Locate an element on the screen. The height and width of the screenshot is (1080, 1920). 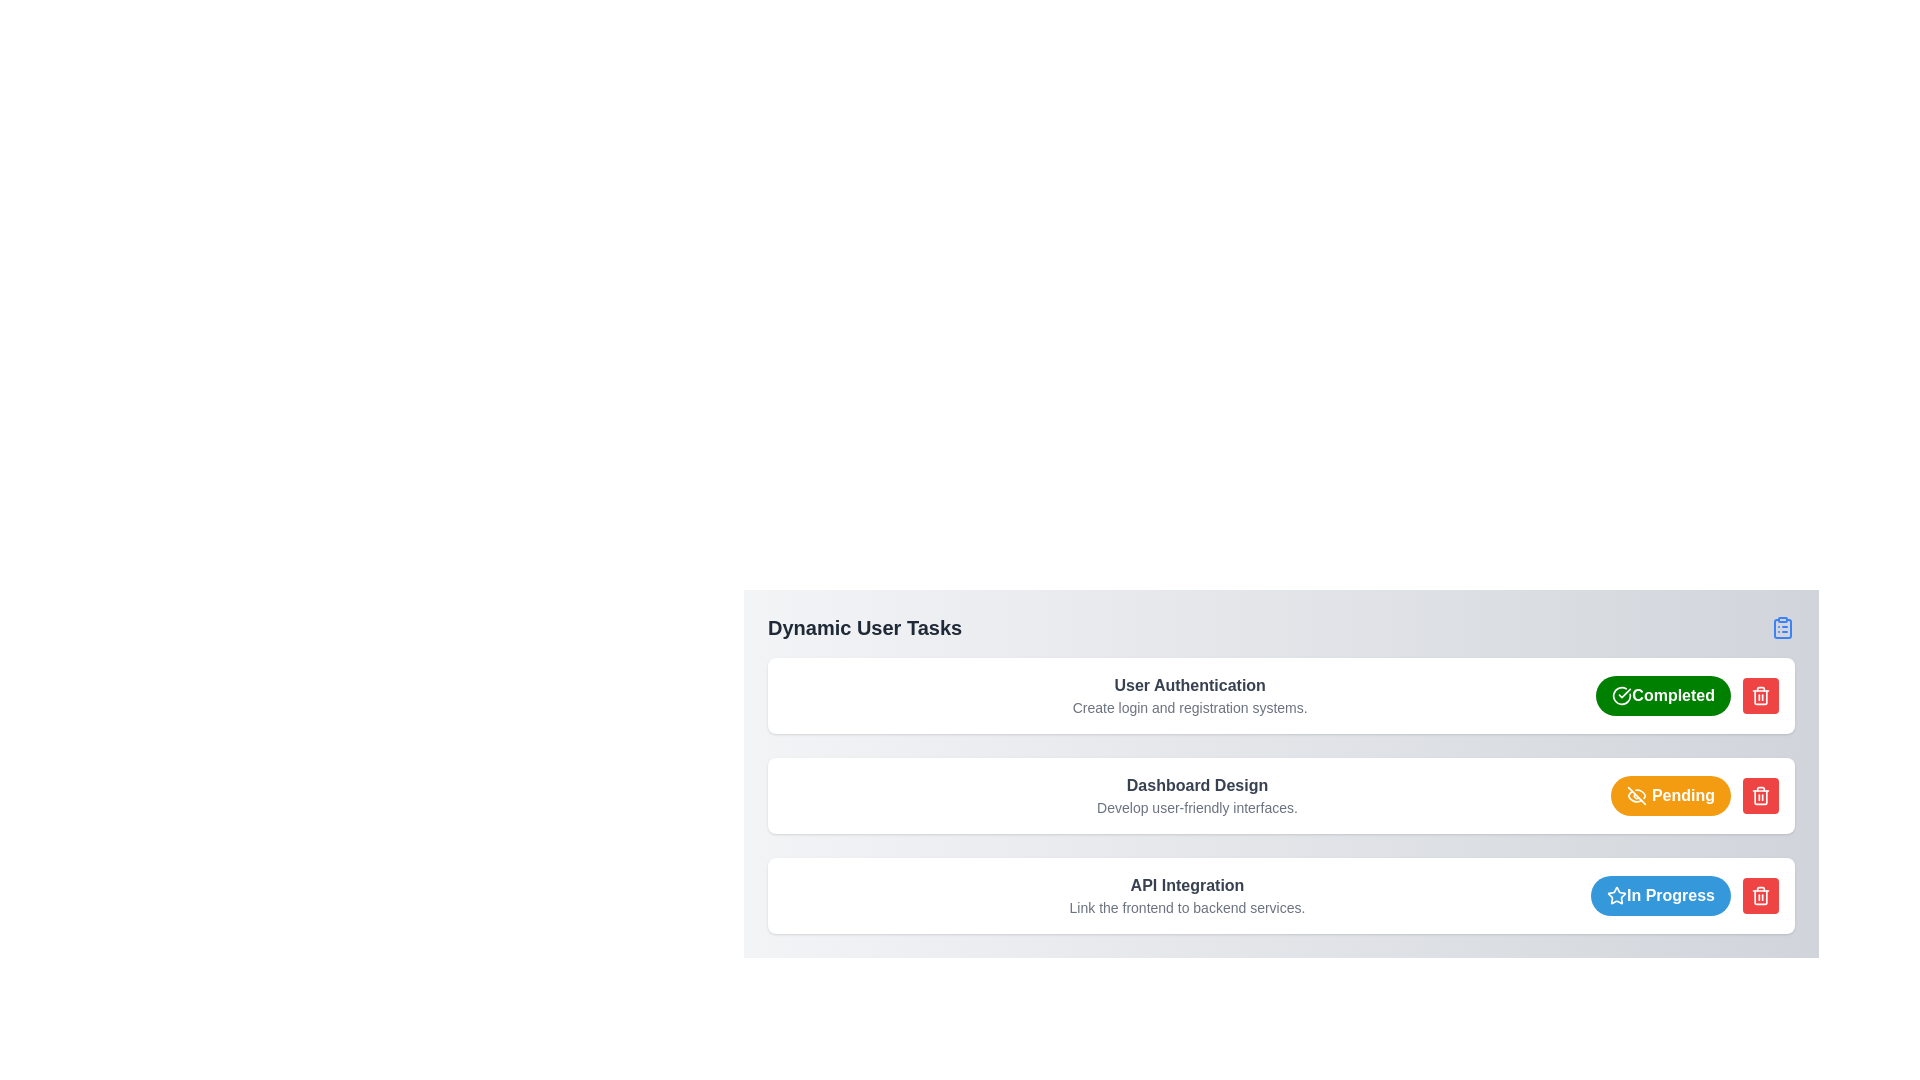
the static text label providing information about 'API Integration', which is positioned directly below the header in a bordered section is located at coordinates (1187, 907).